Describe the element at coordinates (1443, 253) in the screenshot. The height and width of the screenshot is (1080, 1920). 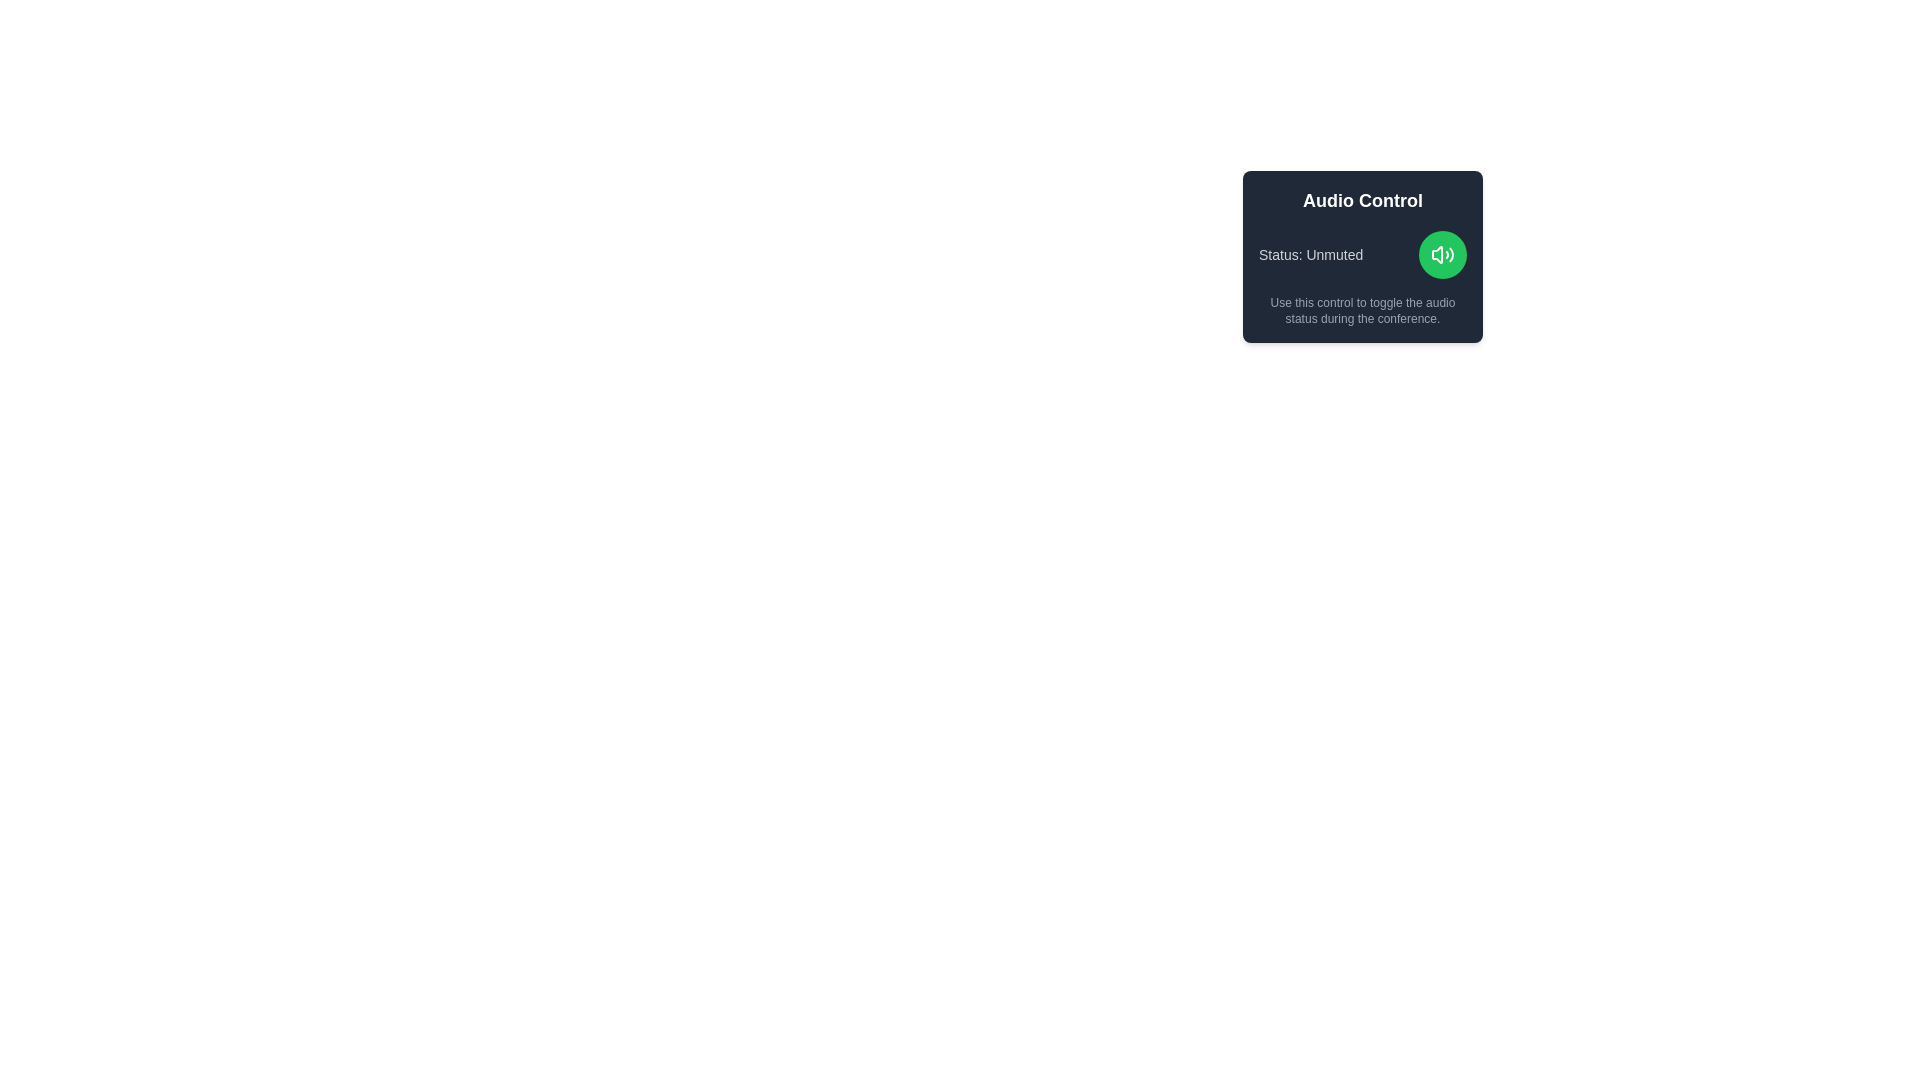
I see `the toggle button for audio status located to the right of the 'Status: Unmuted' label in the top-right part of the 'Audio Control' card to change the audio status` at that location.